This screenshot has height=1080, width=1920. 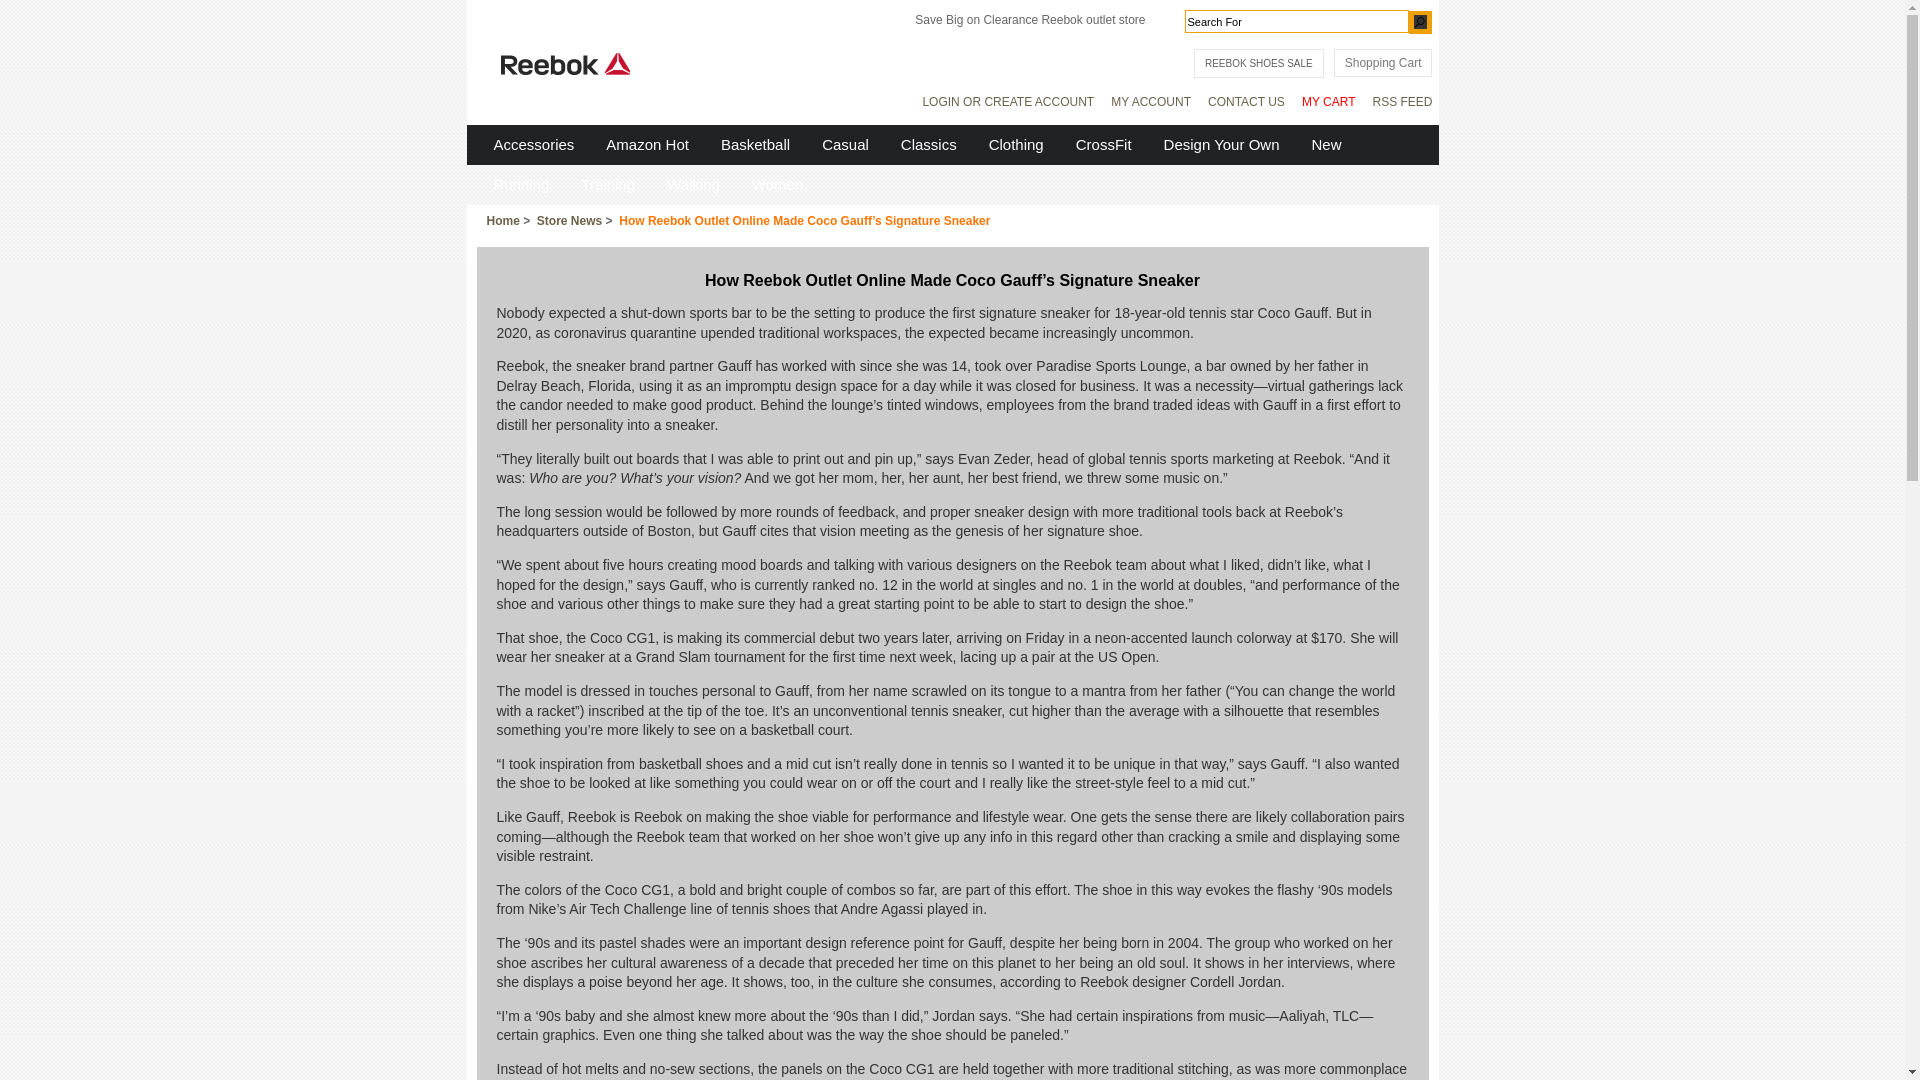 What do you see at coordinates (974, 142) in the screenshot?
I see `'Clothing'` at bounding box center [974, 142].